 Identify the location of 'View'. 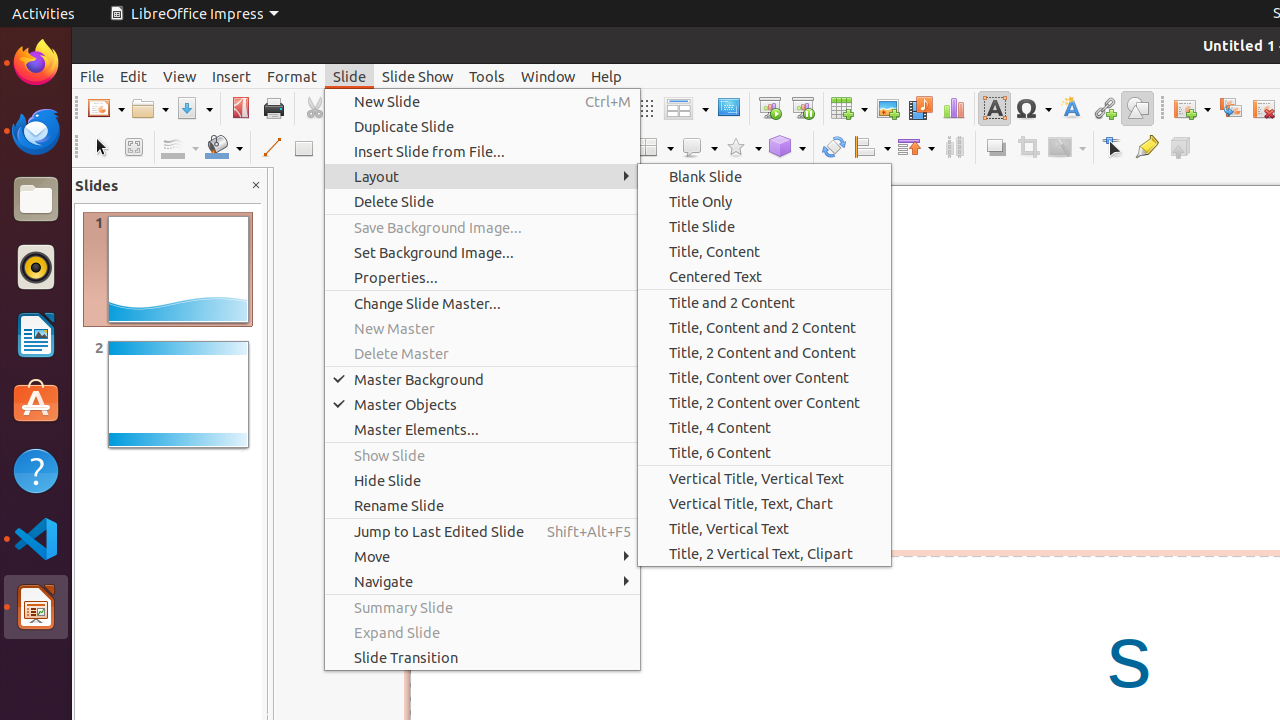
(179, 75).